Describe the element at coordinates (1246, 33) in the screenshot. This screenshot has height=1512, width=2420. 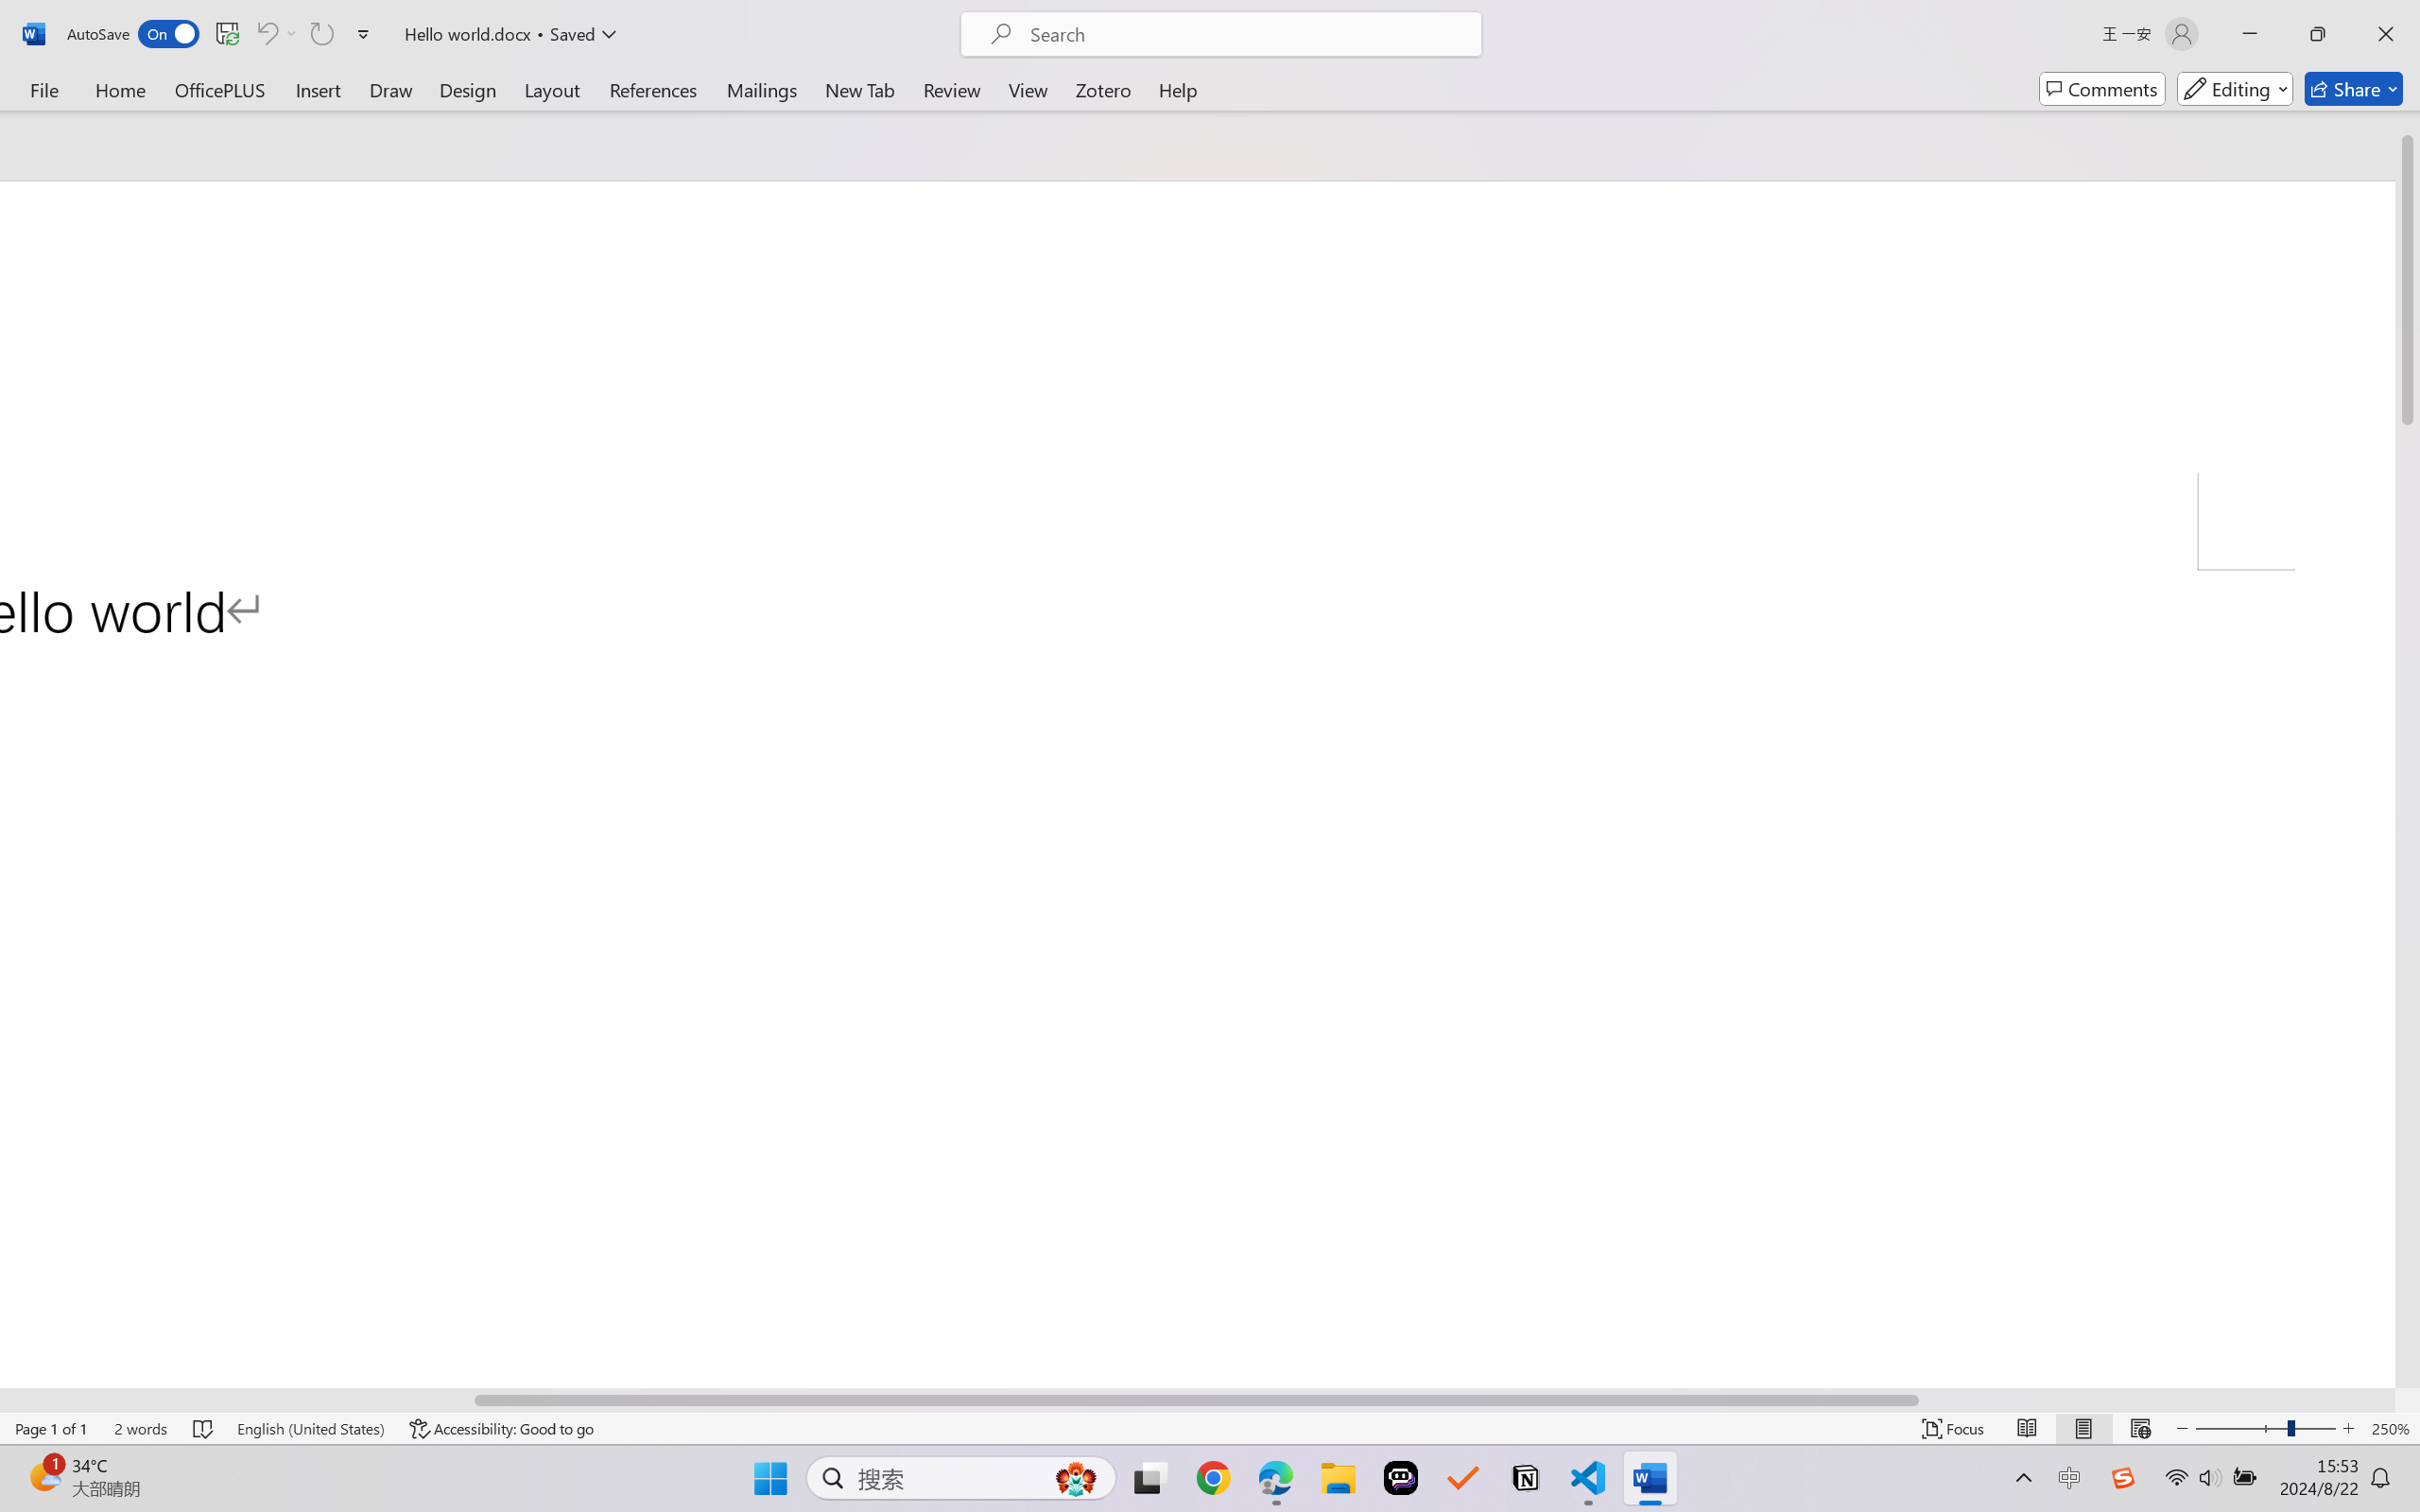
I see `'Microsoft search'` at that location.